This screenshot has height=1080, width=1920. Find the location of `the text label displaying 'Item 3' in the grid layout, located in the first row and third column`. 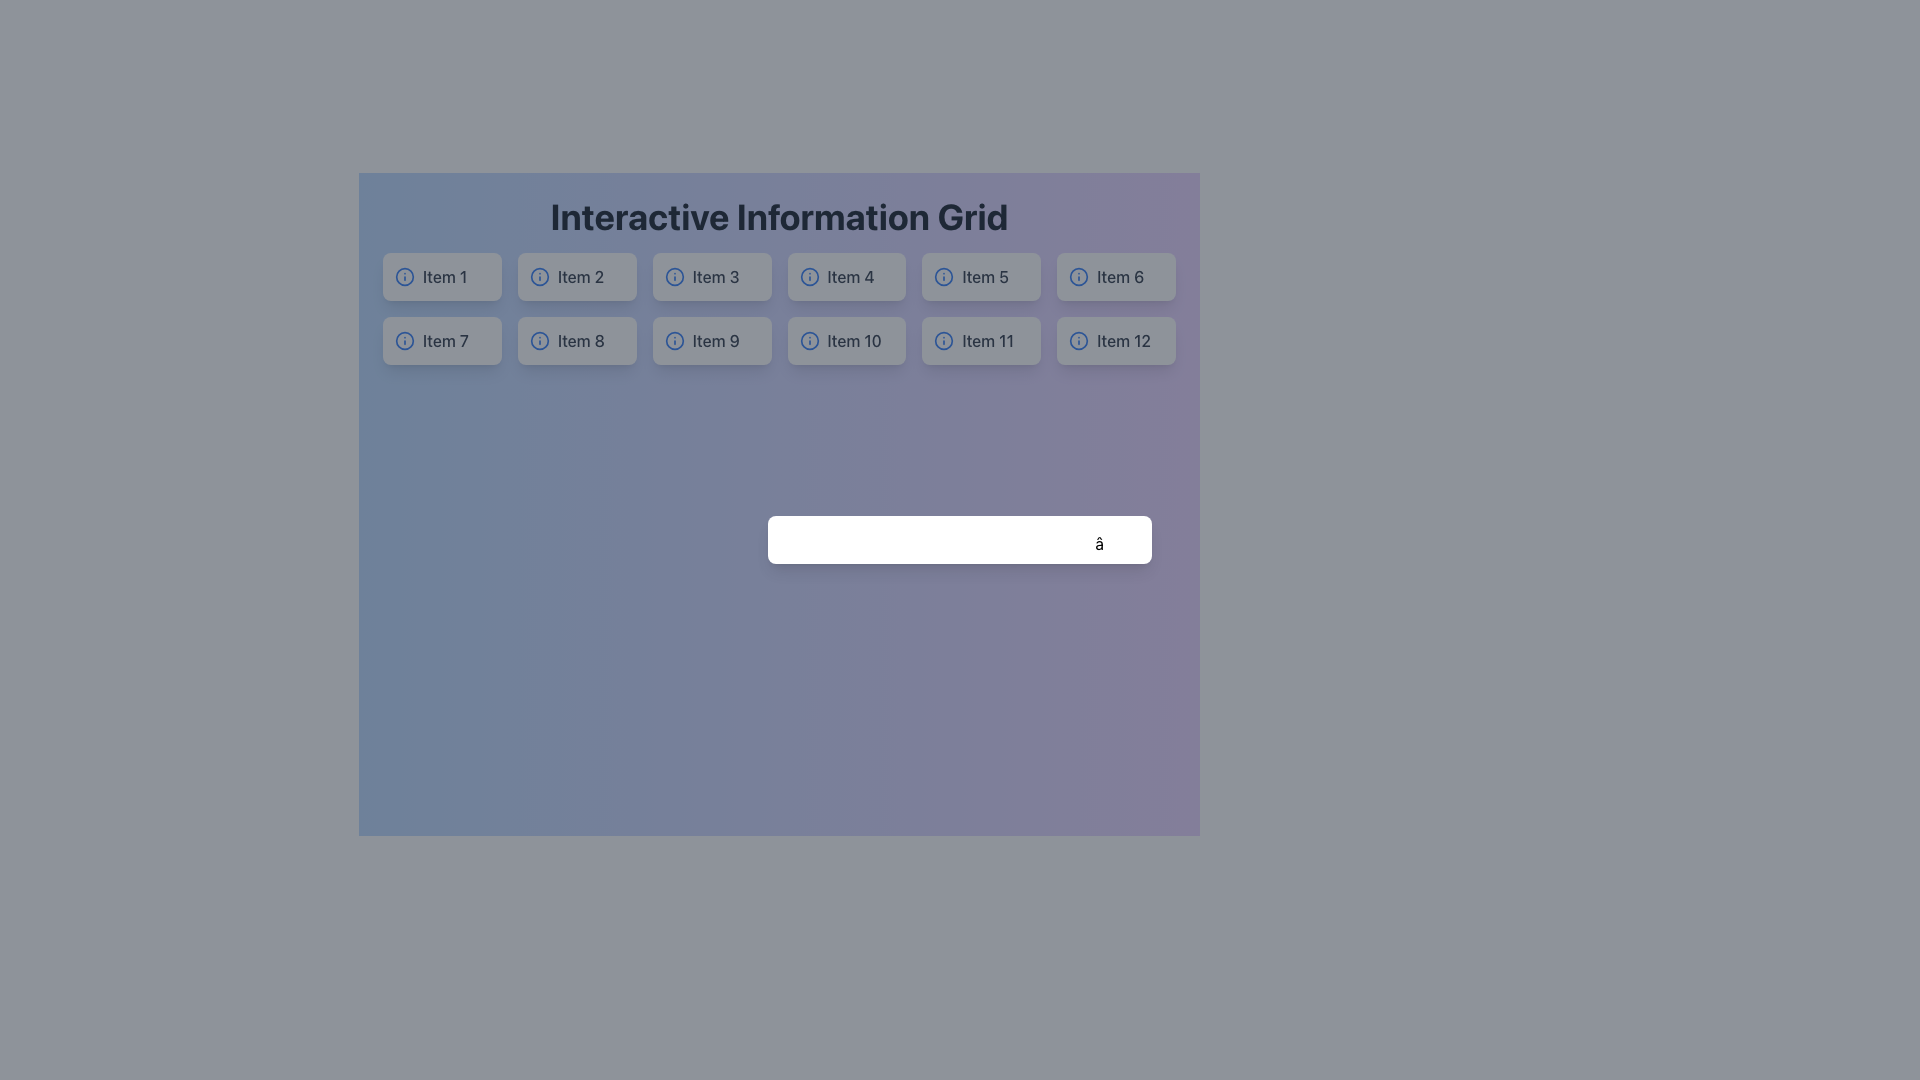

the text label displaying 'Item 3' in the grid layout, located in the first row and third column is located at coordinates (716, 277).